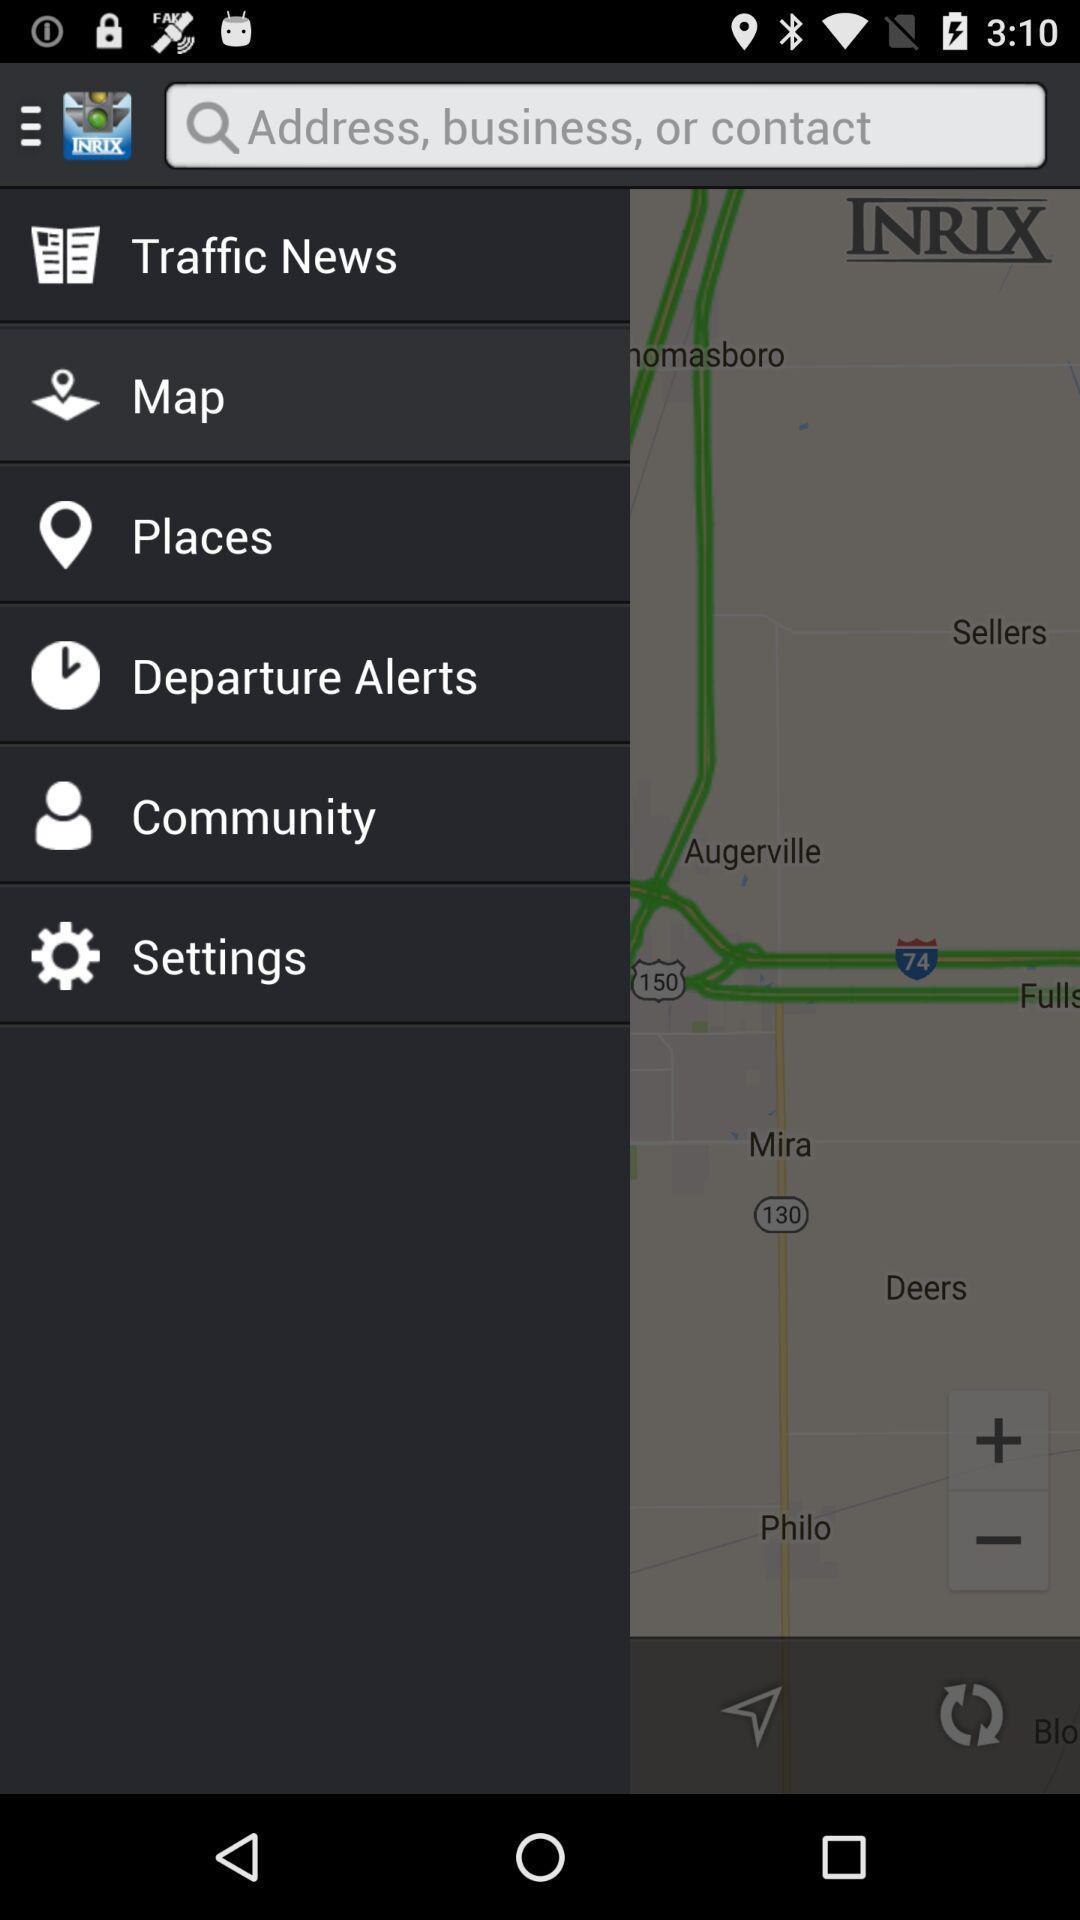  Describe the element at coordinates (202, 535) in the screenshot. I see `places` at that location.